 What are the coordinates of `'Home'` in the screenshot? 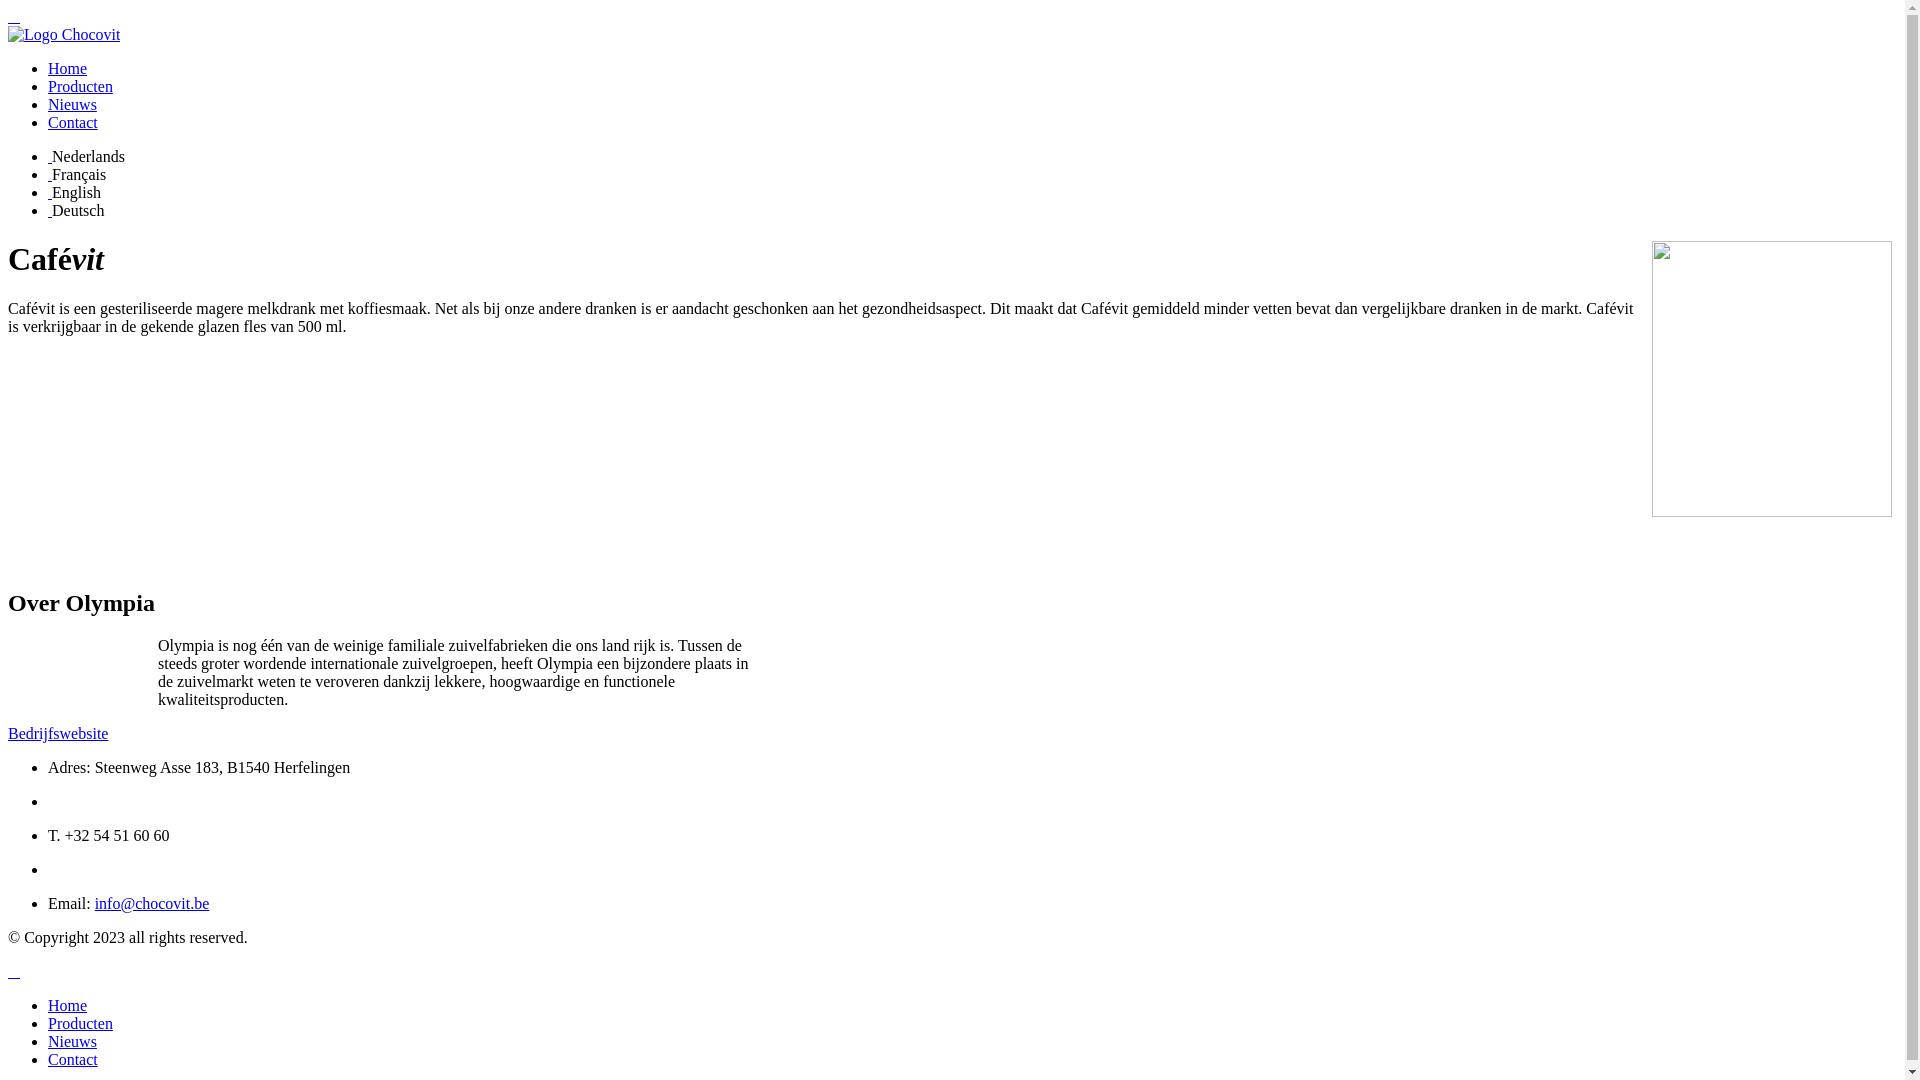 It's located at (67, 67).